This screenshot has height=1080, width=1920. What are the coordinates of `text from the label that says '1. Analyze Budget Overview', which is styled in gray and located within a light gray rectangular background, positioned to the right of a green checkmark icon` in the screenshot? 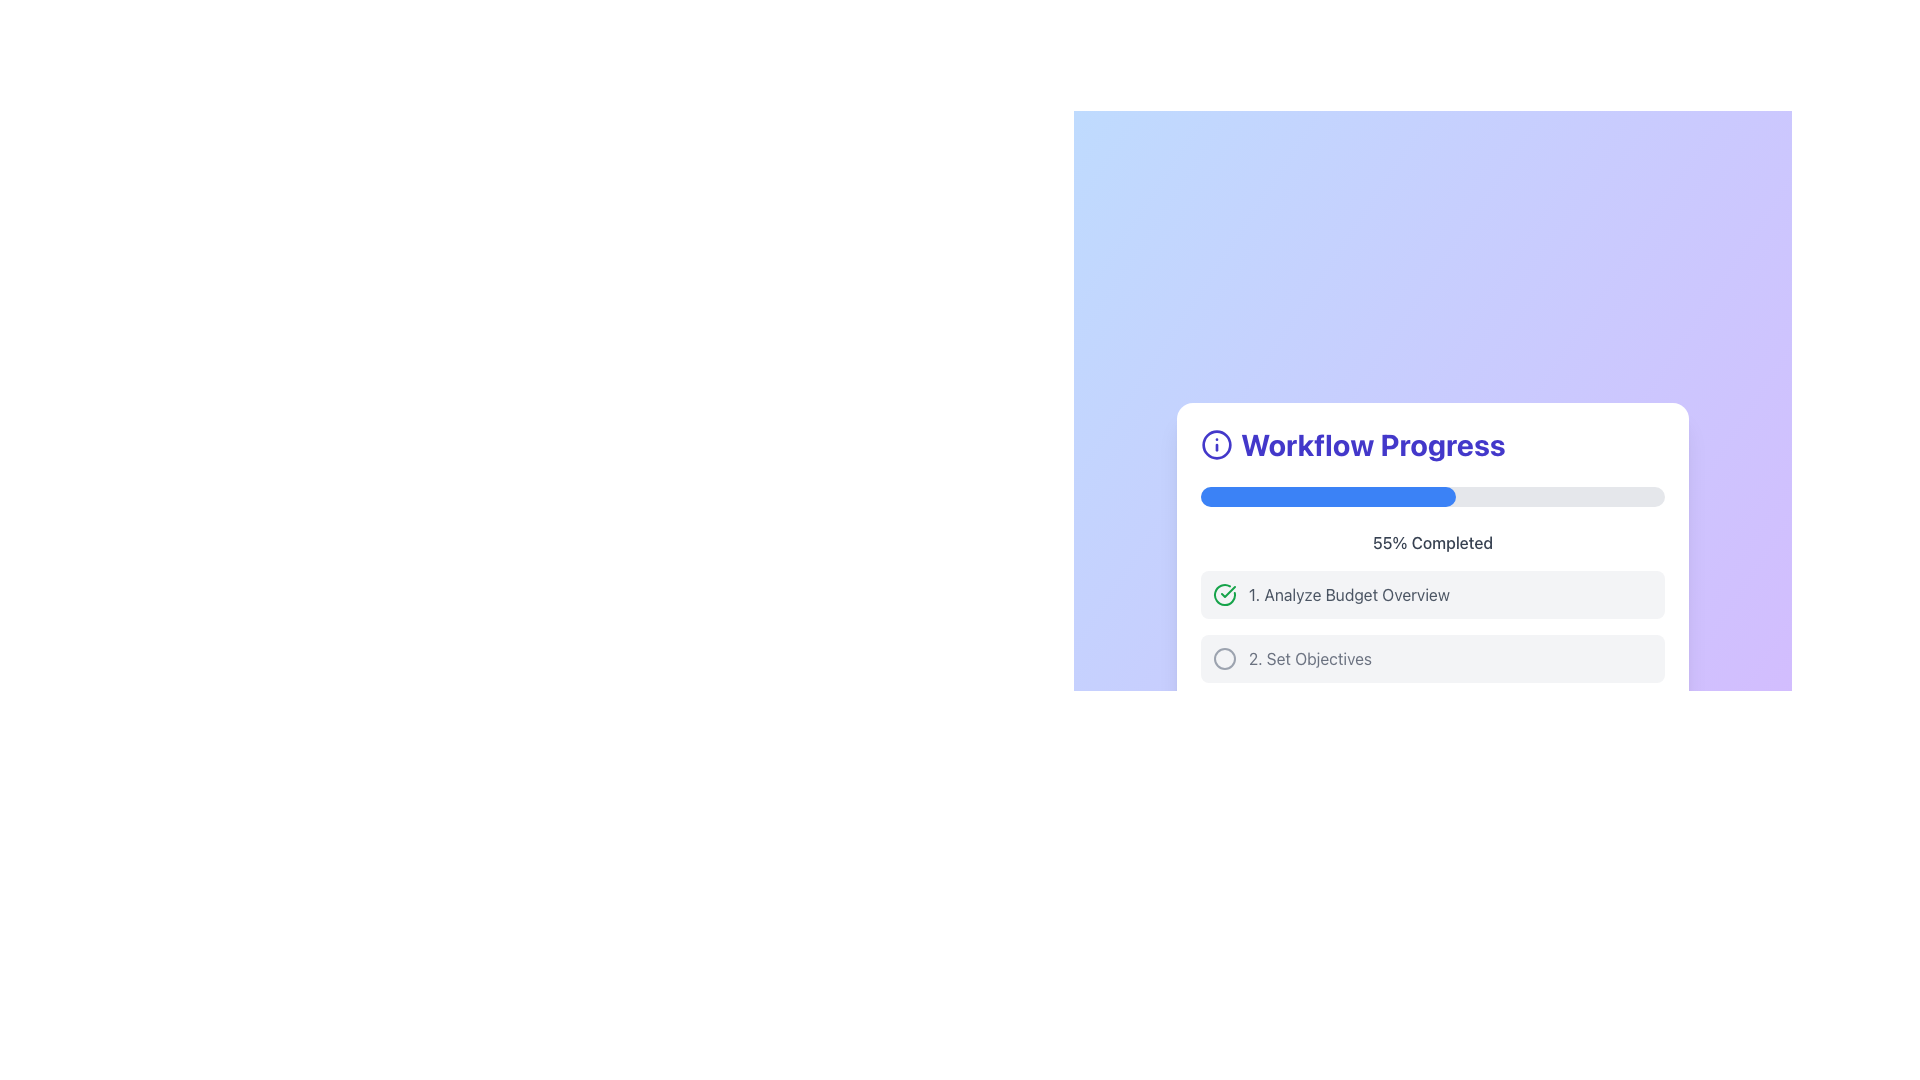 It's located at (1349, 593).